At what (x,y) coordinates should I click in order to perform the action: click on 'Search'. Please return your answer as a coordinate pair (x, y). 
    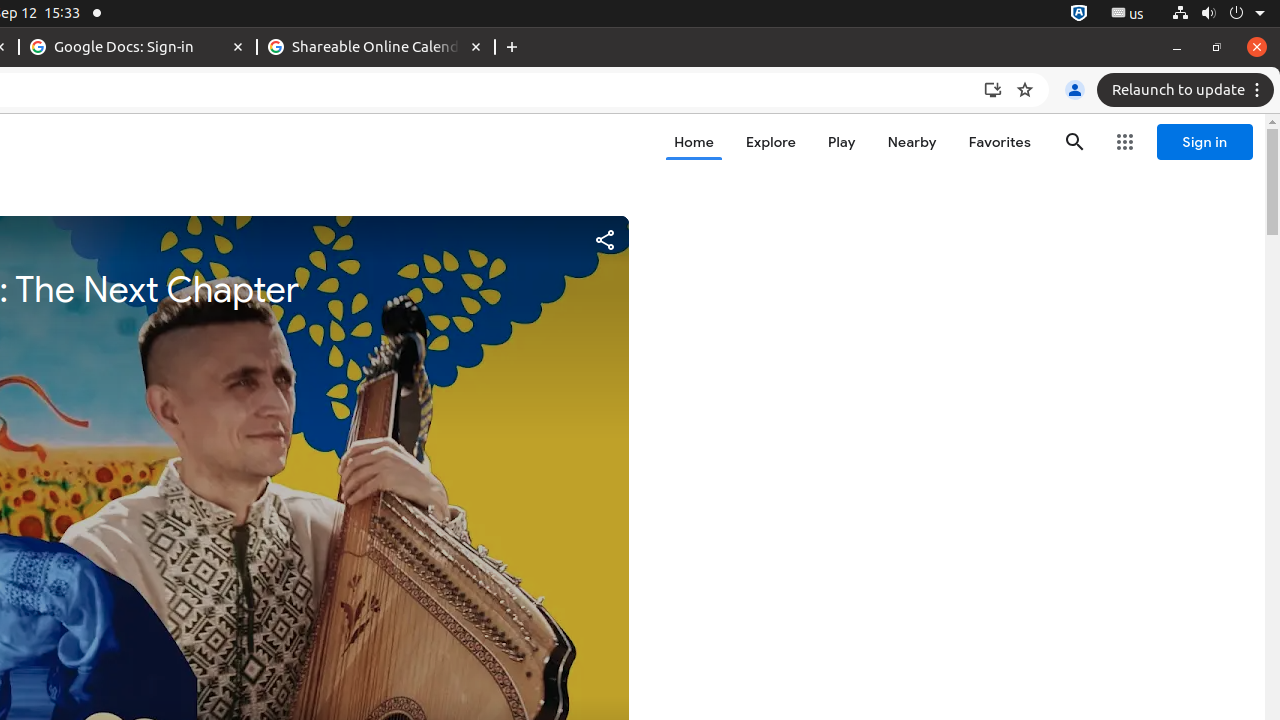
    Looking at the image, I should click on (1073, 140).